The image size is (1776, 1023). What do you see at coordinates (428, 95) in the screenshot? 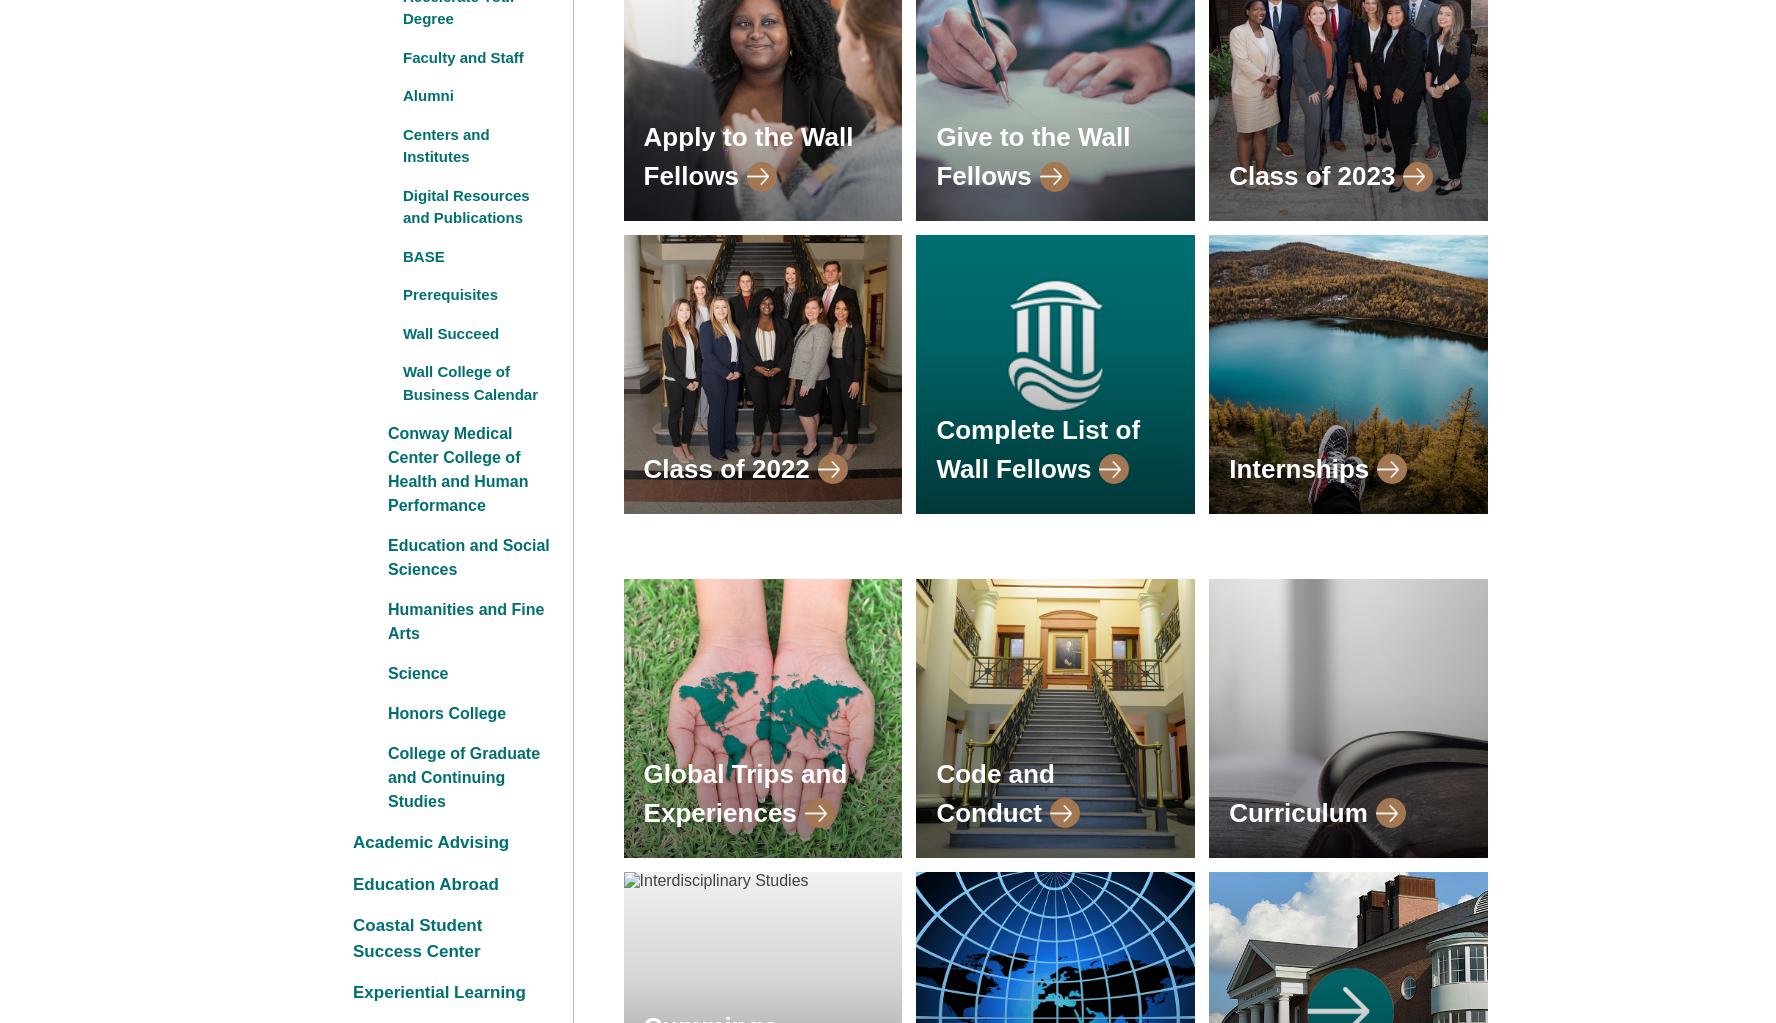
I see `'Alumni'` at bounding box center [428, 95].